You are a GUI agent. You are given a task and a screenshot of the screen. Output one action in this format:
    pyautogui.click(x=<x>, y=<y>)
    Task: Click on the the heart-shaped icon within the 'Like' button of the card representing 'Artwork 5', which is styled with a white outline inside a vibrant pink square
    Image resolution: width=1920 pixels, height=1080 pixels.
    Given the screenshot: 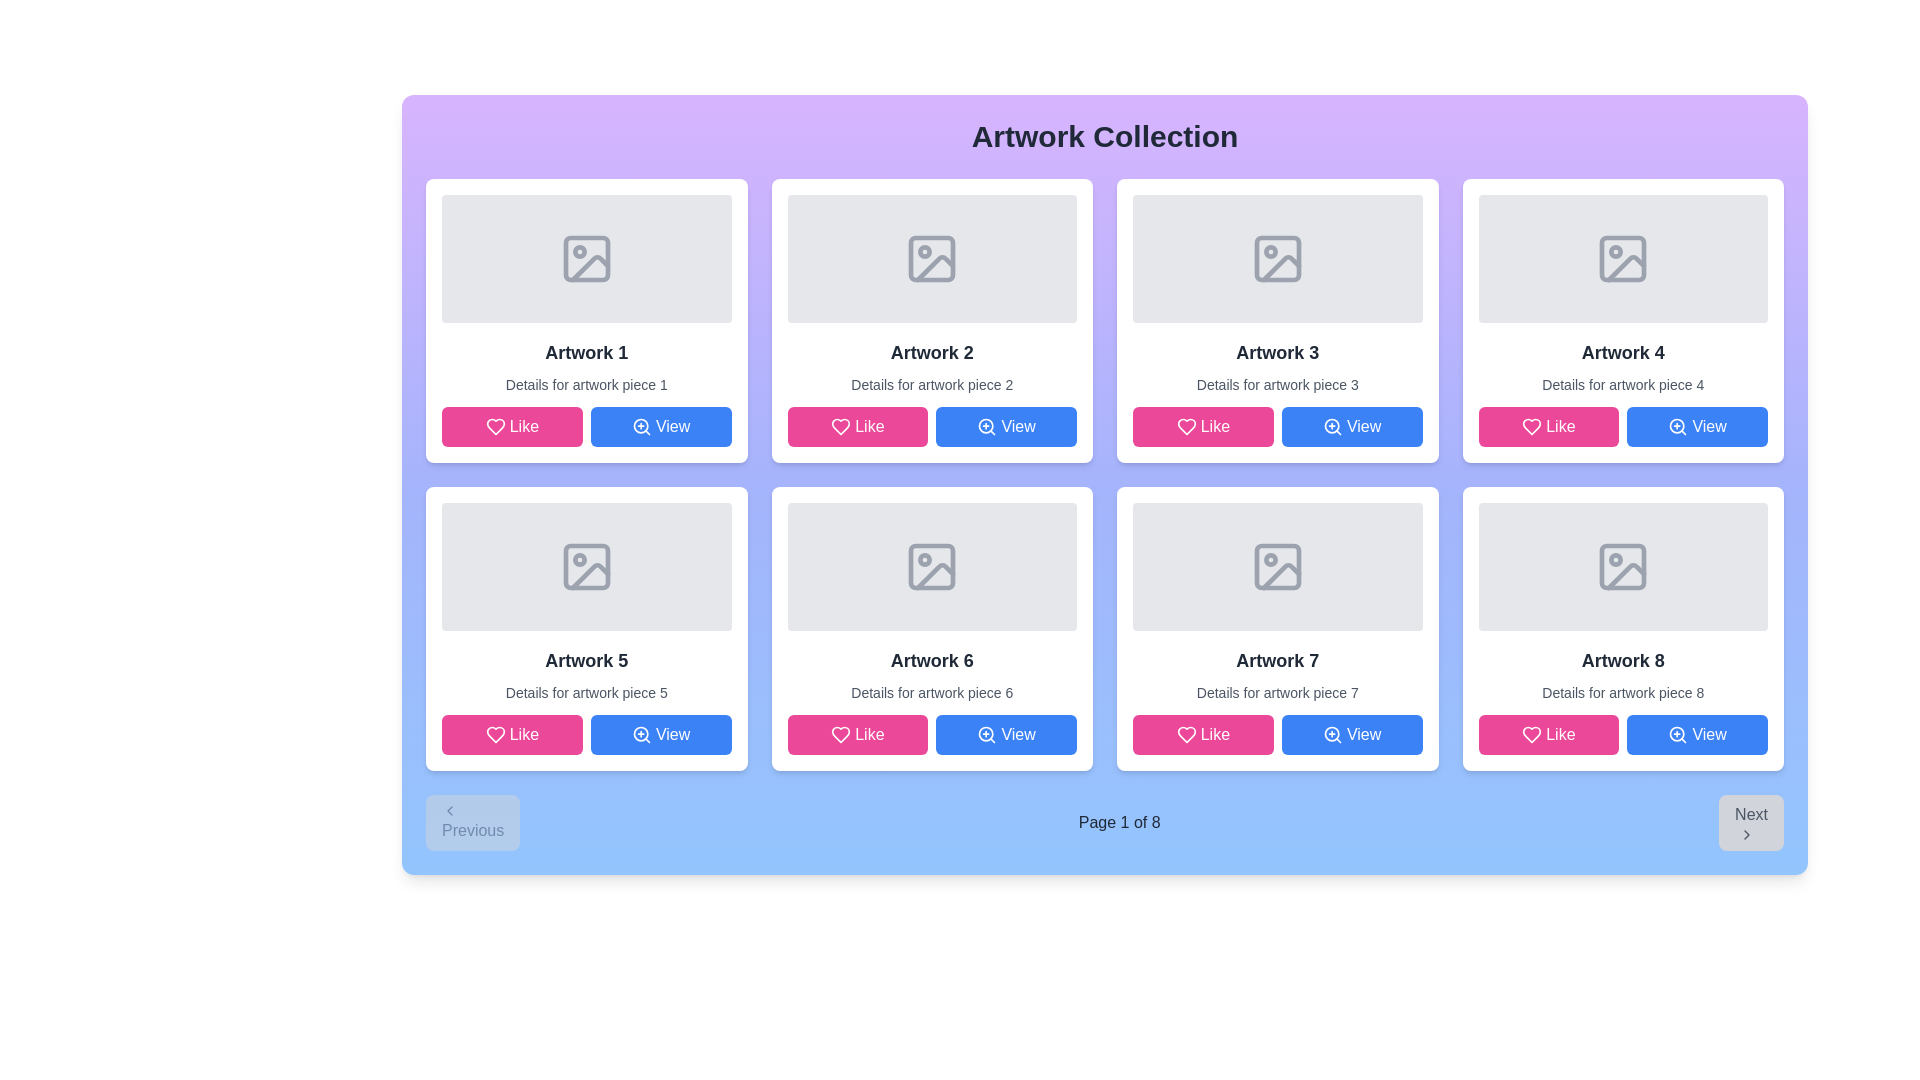 What is the action you would take?
    pyautogui.click(x=495, y=735)
    